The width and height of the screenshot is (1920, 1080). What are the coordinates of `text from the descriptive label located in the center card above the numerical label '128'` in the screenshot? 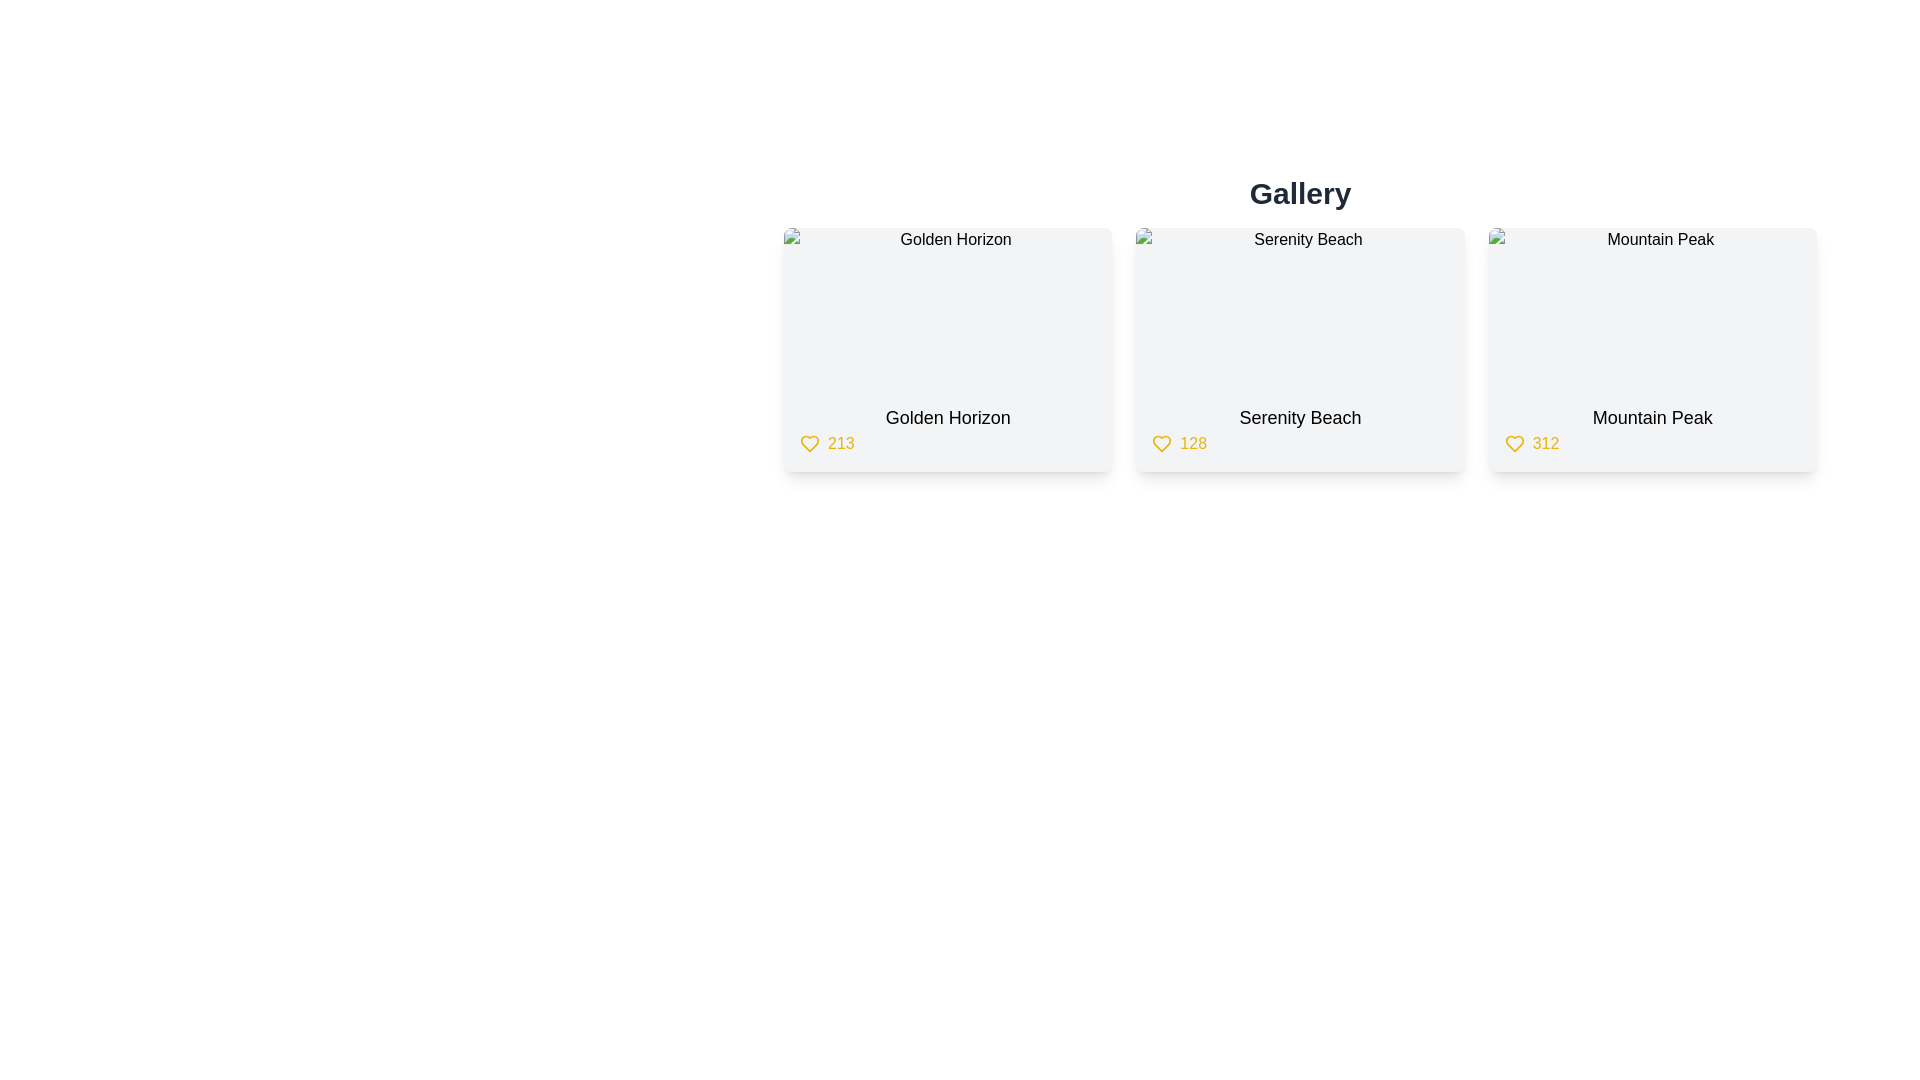 It's located at (1300, 416).